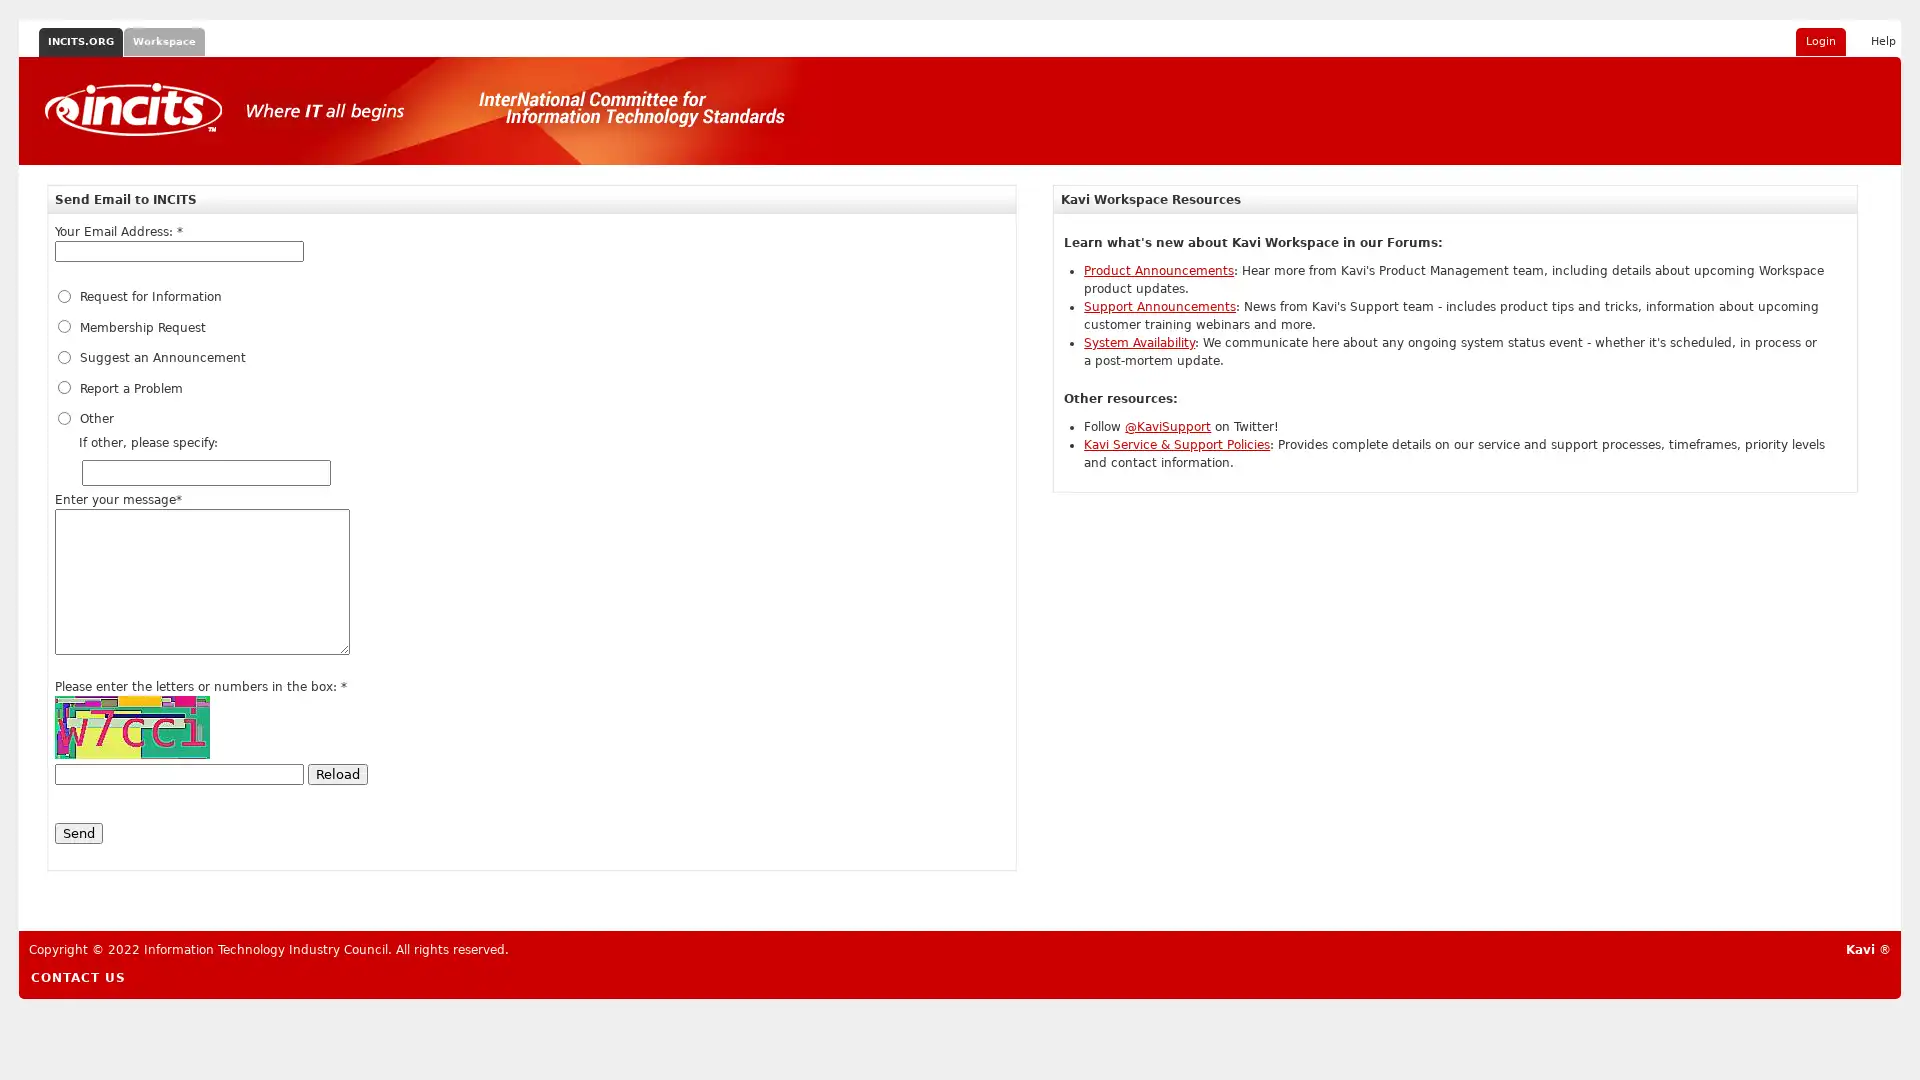  What do you see at coordinates (78, 833) in the screenshot?
I see `Send` at bounding box center [78, 833].